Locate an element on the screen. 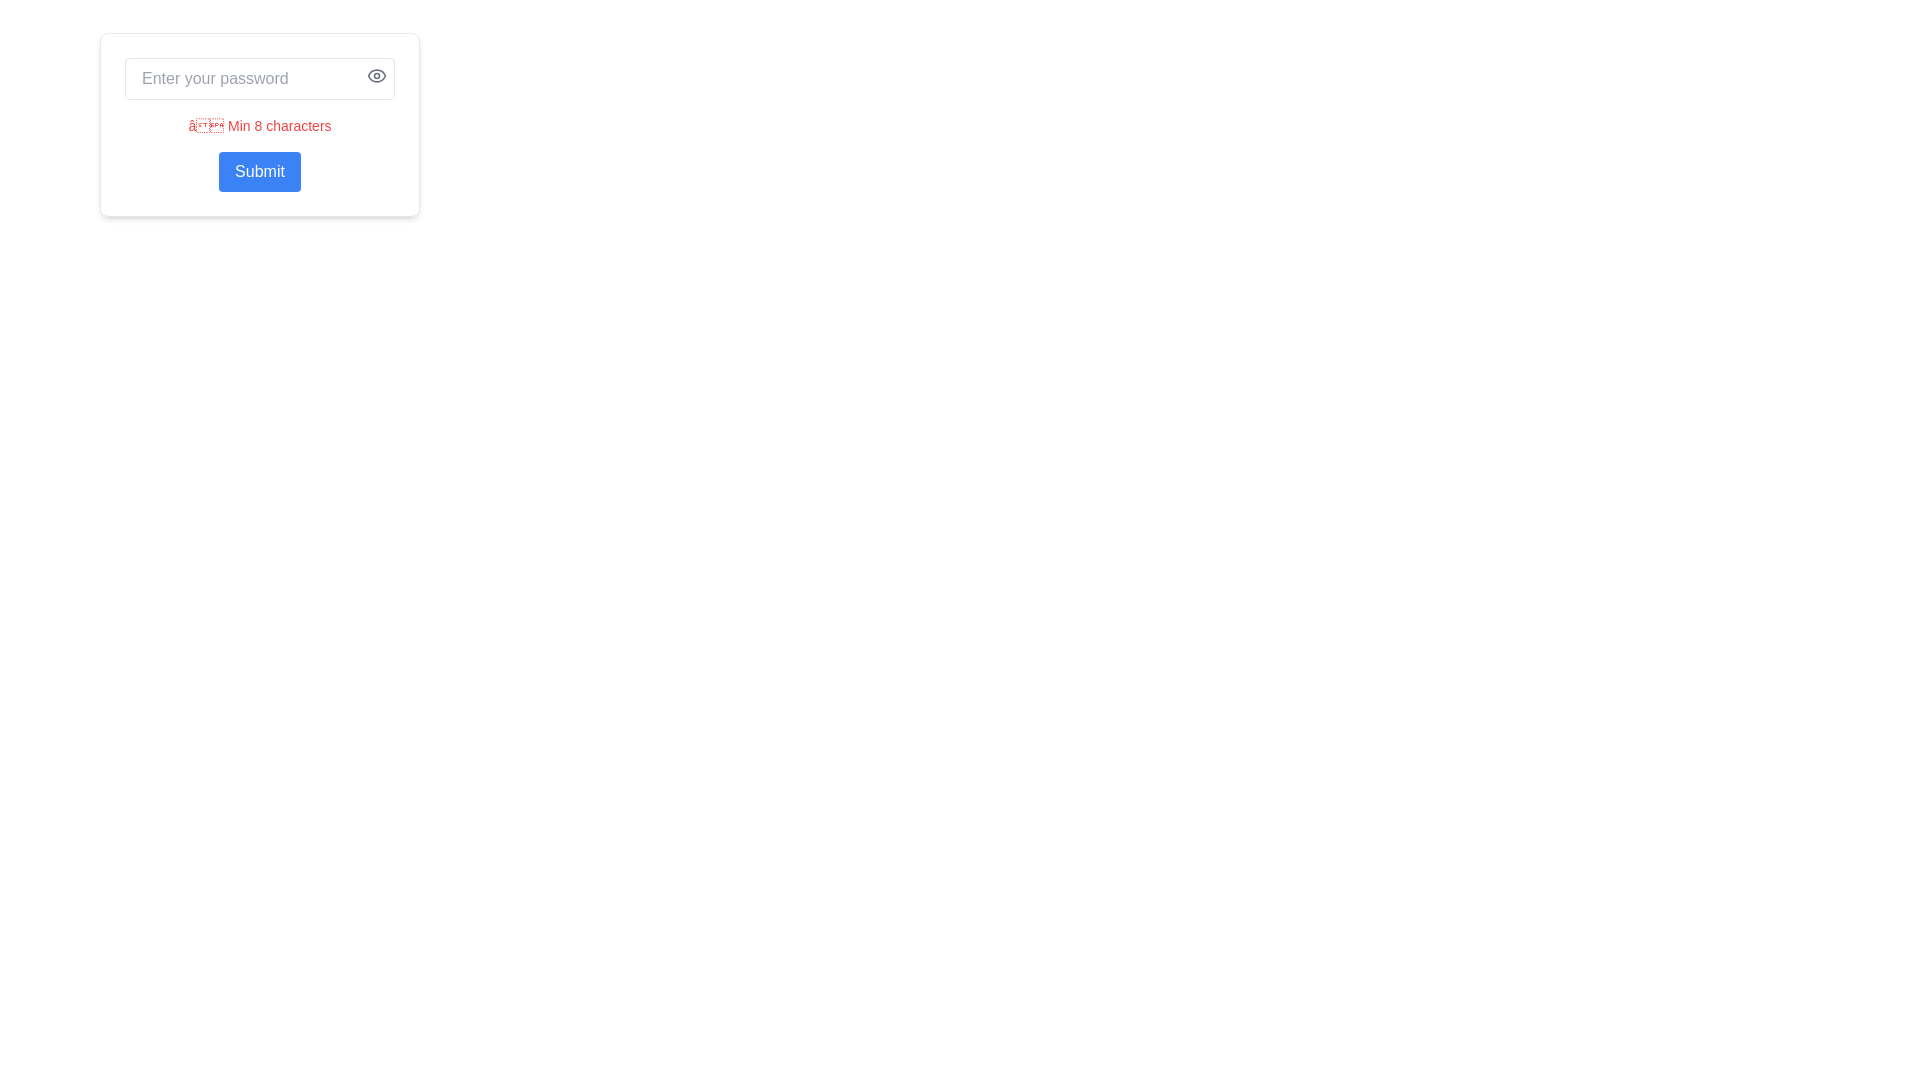  the blue 'Submit' button with rounded corners for keyboard interactions is located at coordinates (258, 171).